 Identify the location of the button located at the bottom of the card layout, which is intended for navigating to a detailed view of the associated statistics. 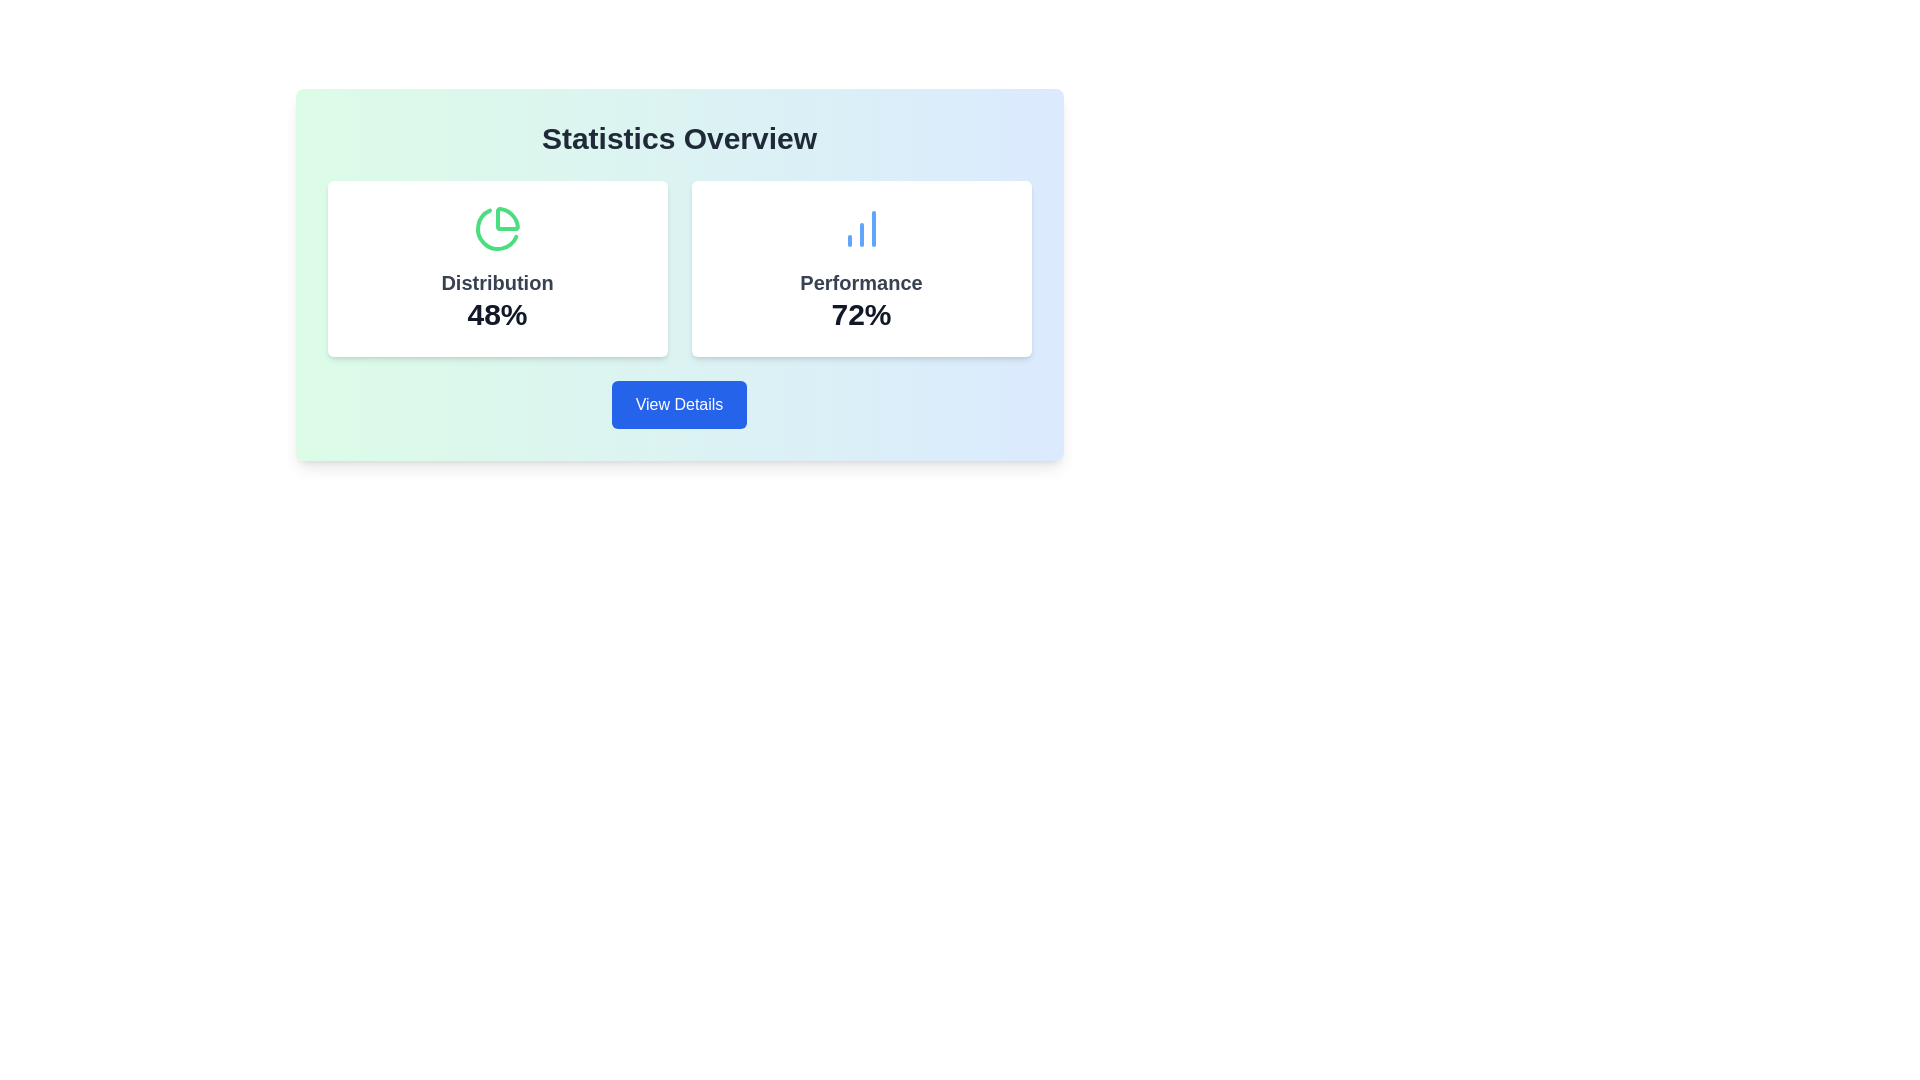
(679, 405).